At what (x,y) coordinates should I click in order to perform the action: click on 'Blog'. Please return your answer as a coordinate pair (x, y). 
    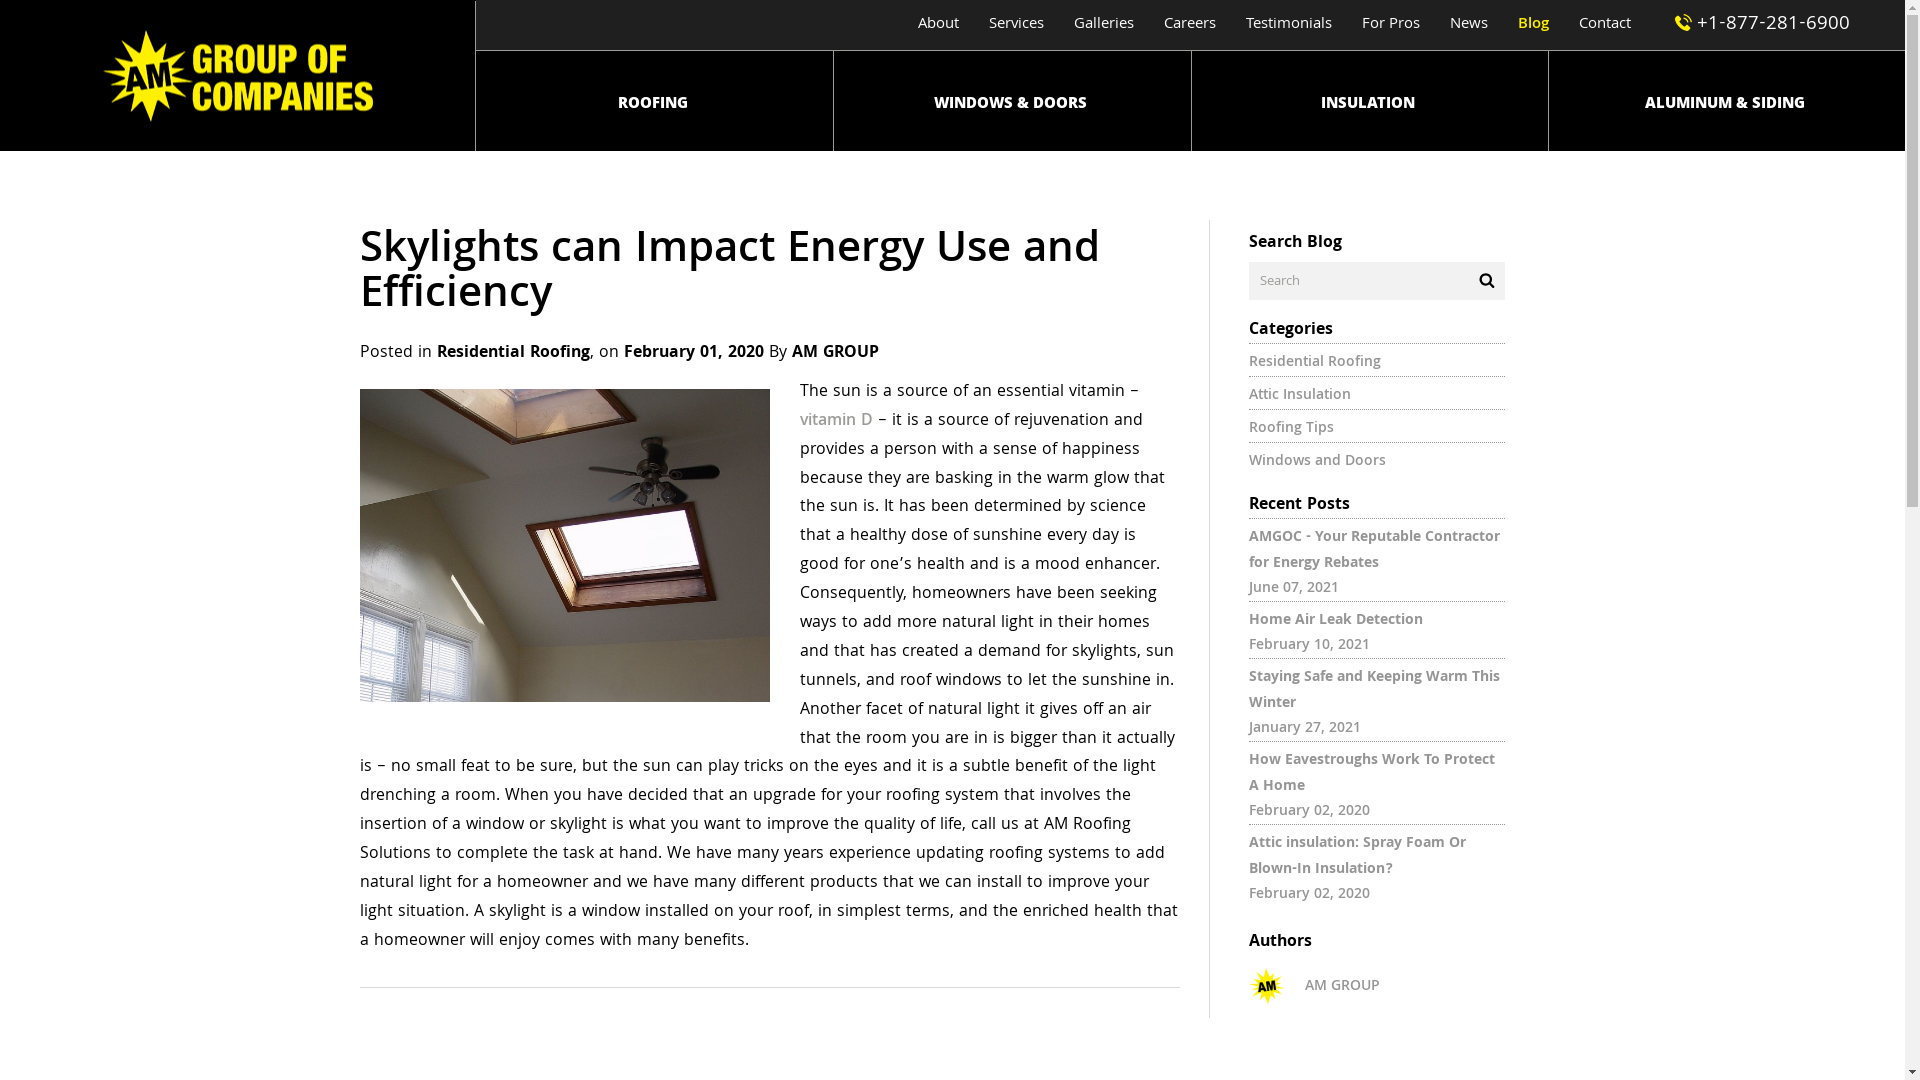
    Looking at the image, I should click on (1532, 24).